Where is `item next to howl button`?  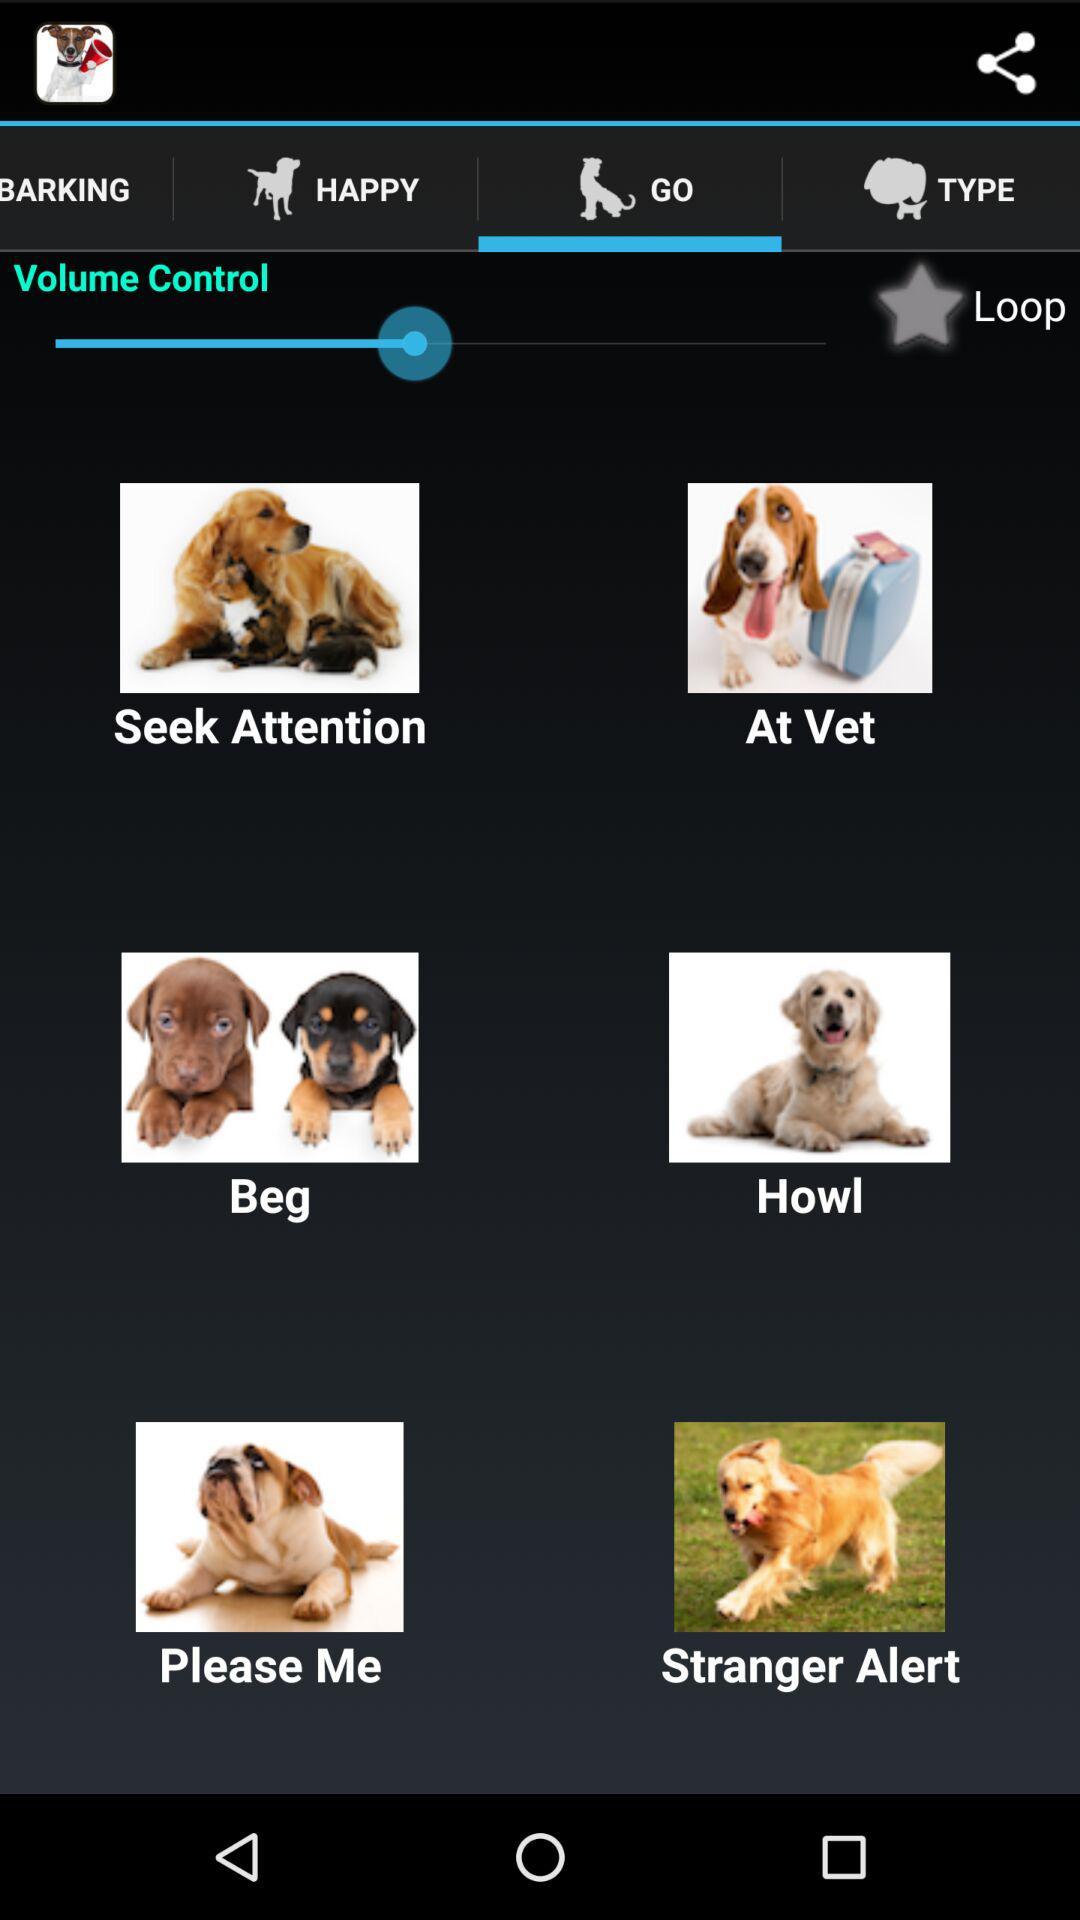 item next to howl button is located at coordinates (270, 1088).